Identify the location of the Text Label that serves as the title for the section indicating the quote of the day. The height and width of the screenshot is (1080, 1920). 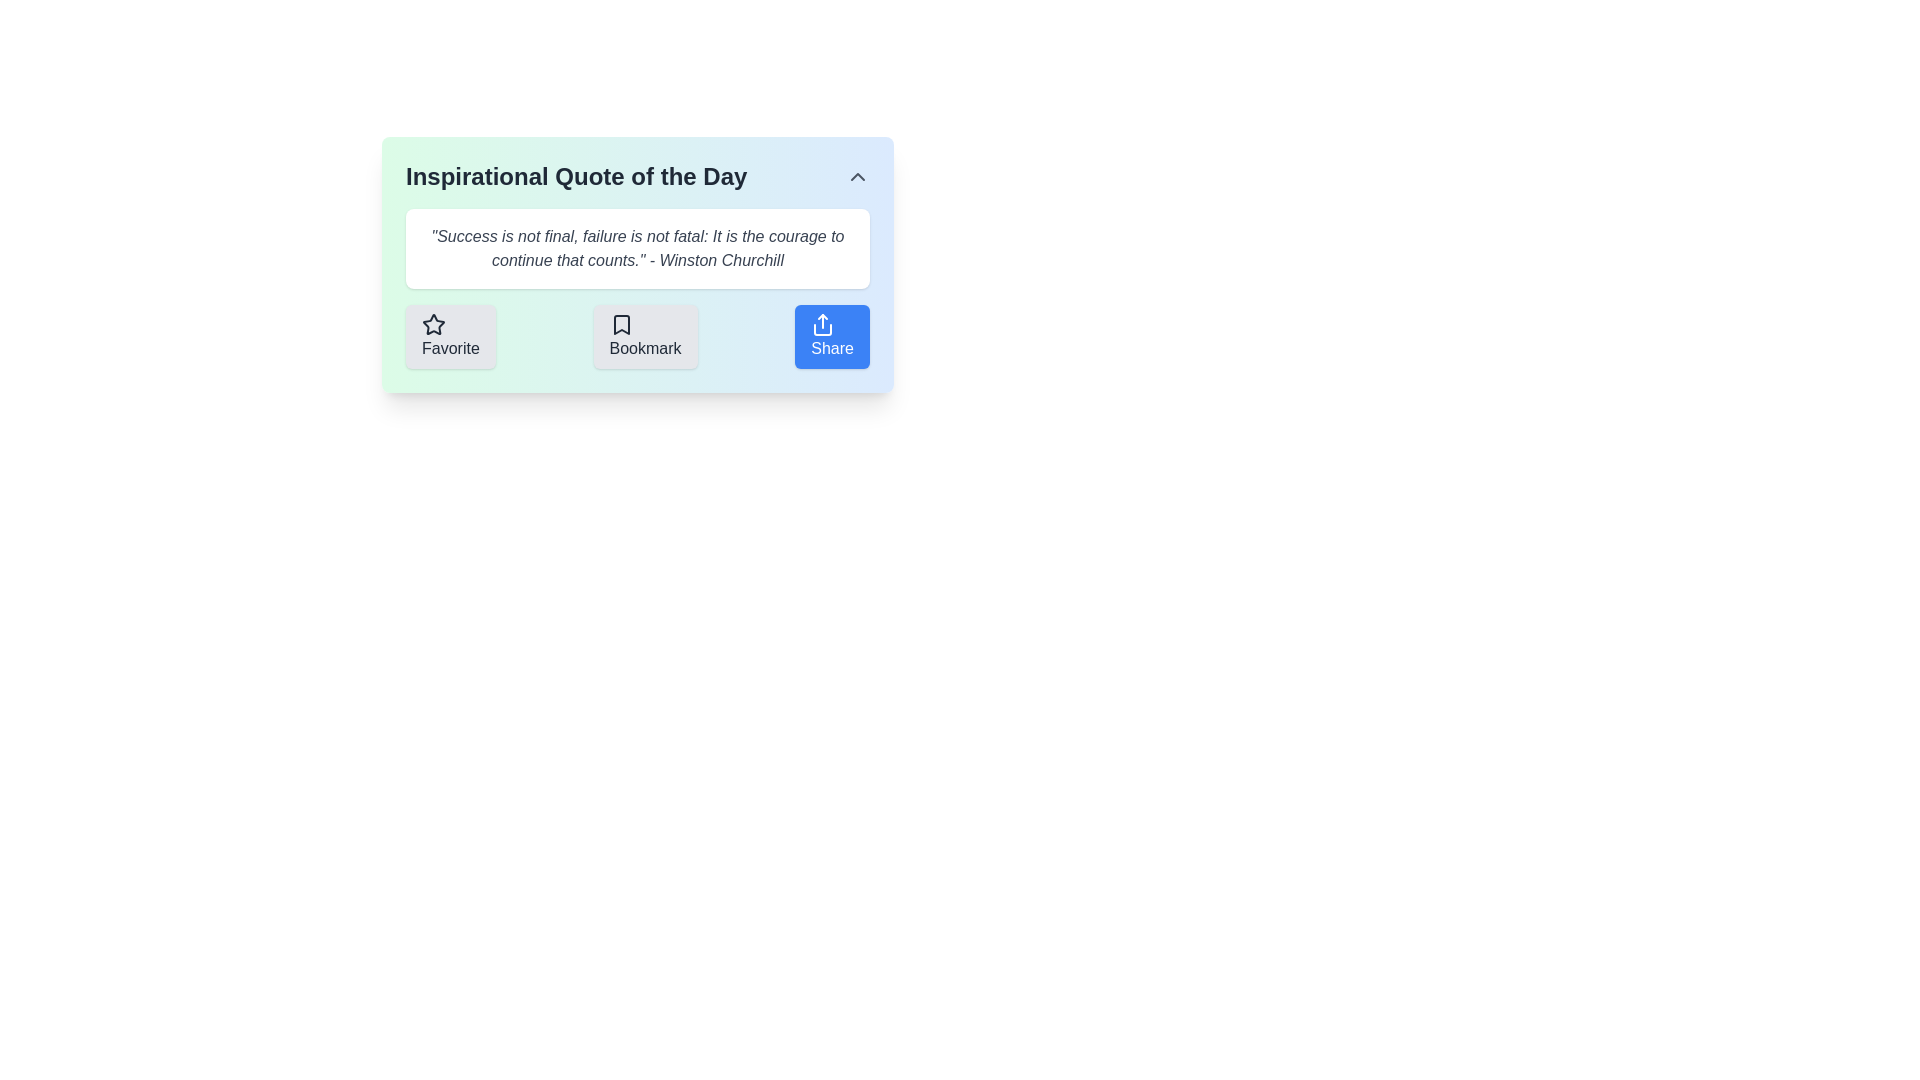
(575, 176).